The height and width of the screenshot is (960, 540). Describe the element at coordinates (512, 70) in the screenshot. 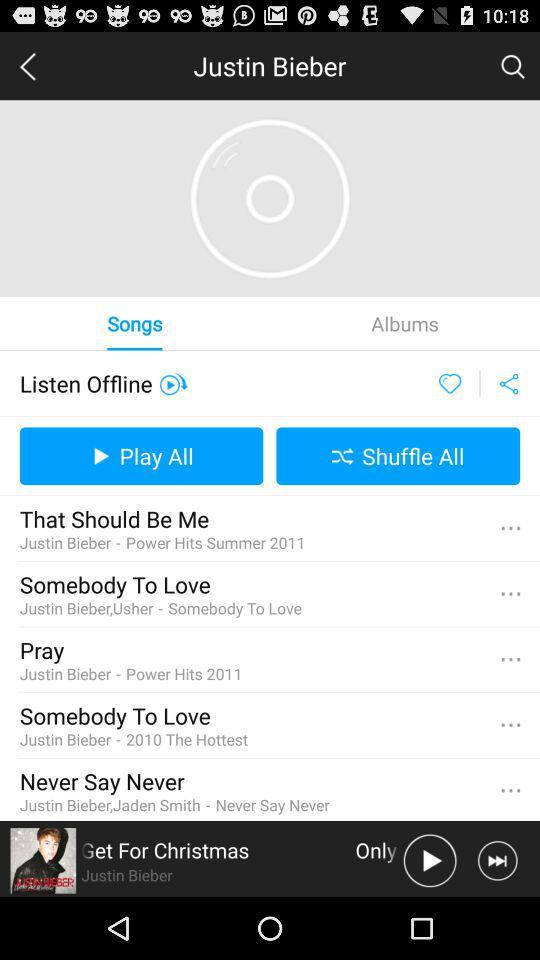

I see `the search icon` at that location.